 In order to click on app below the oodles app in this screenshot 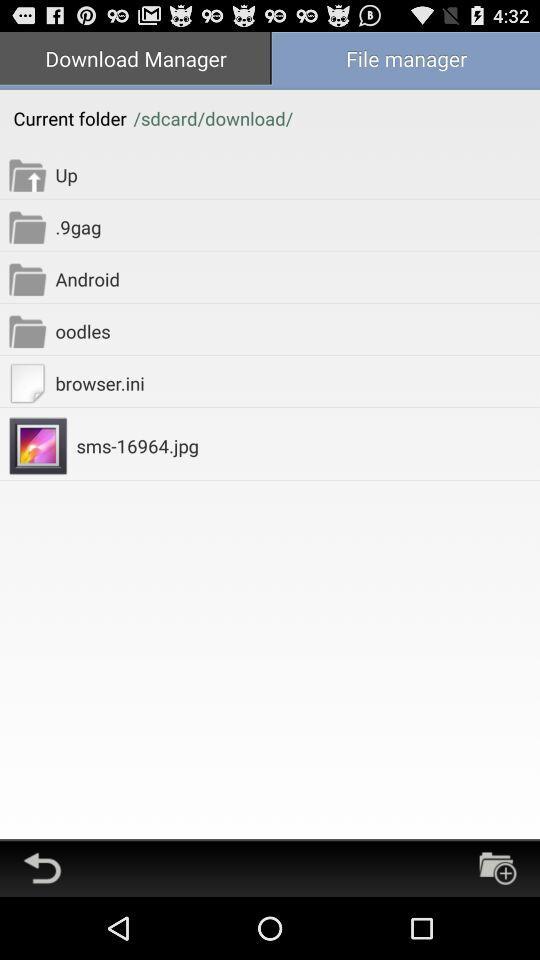, I will do `click(296, 382)`.